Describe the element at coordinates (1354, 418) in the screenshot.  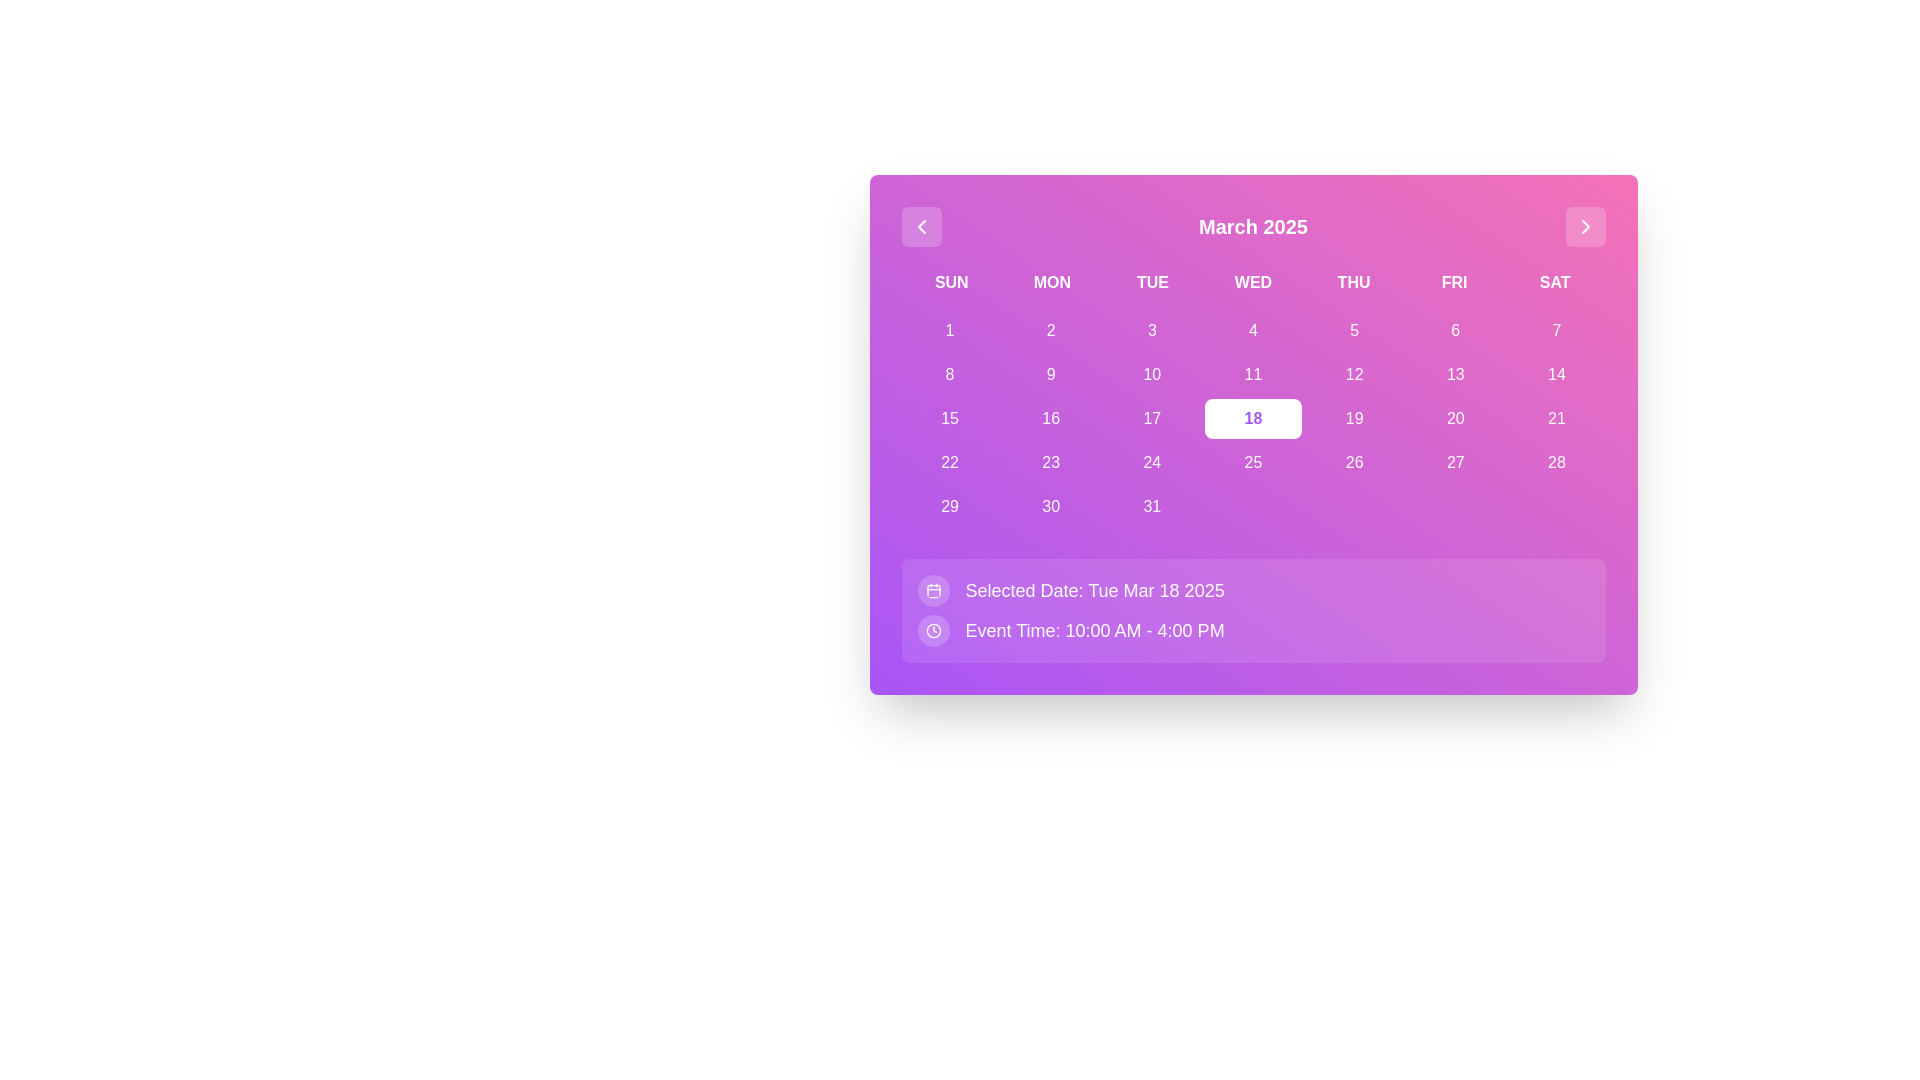
I see `the button labeled '19' which is a rectangular clickable element with a vibrant purple background and light-colored text, positioned in the fourth row and fifth column under the header 'March 2025'` at that location.